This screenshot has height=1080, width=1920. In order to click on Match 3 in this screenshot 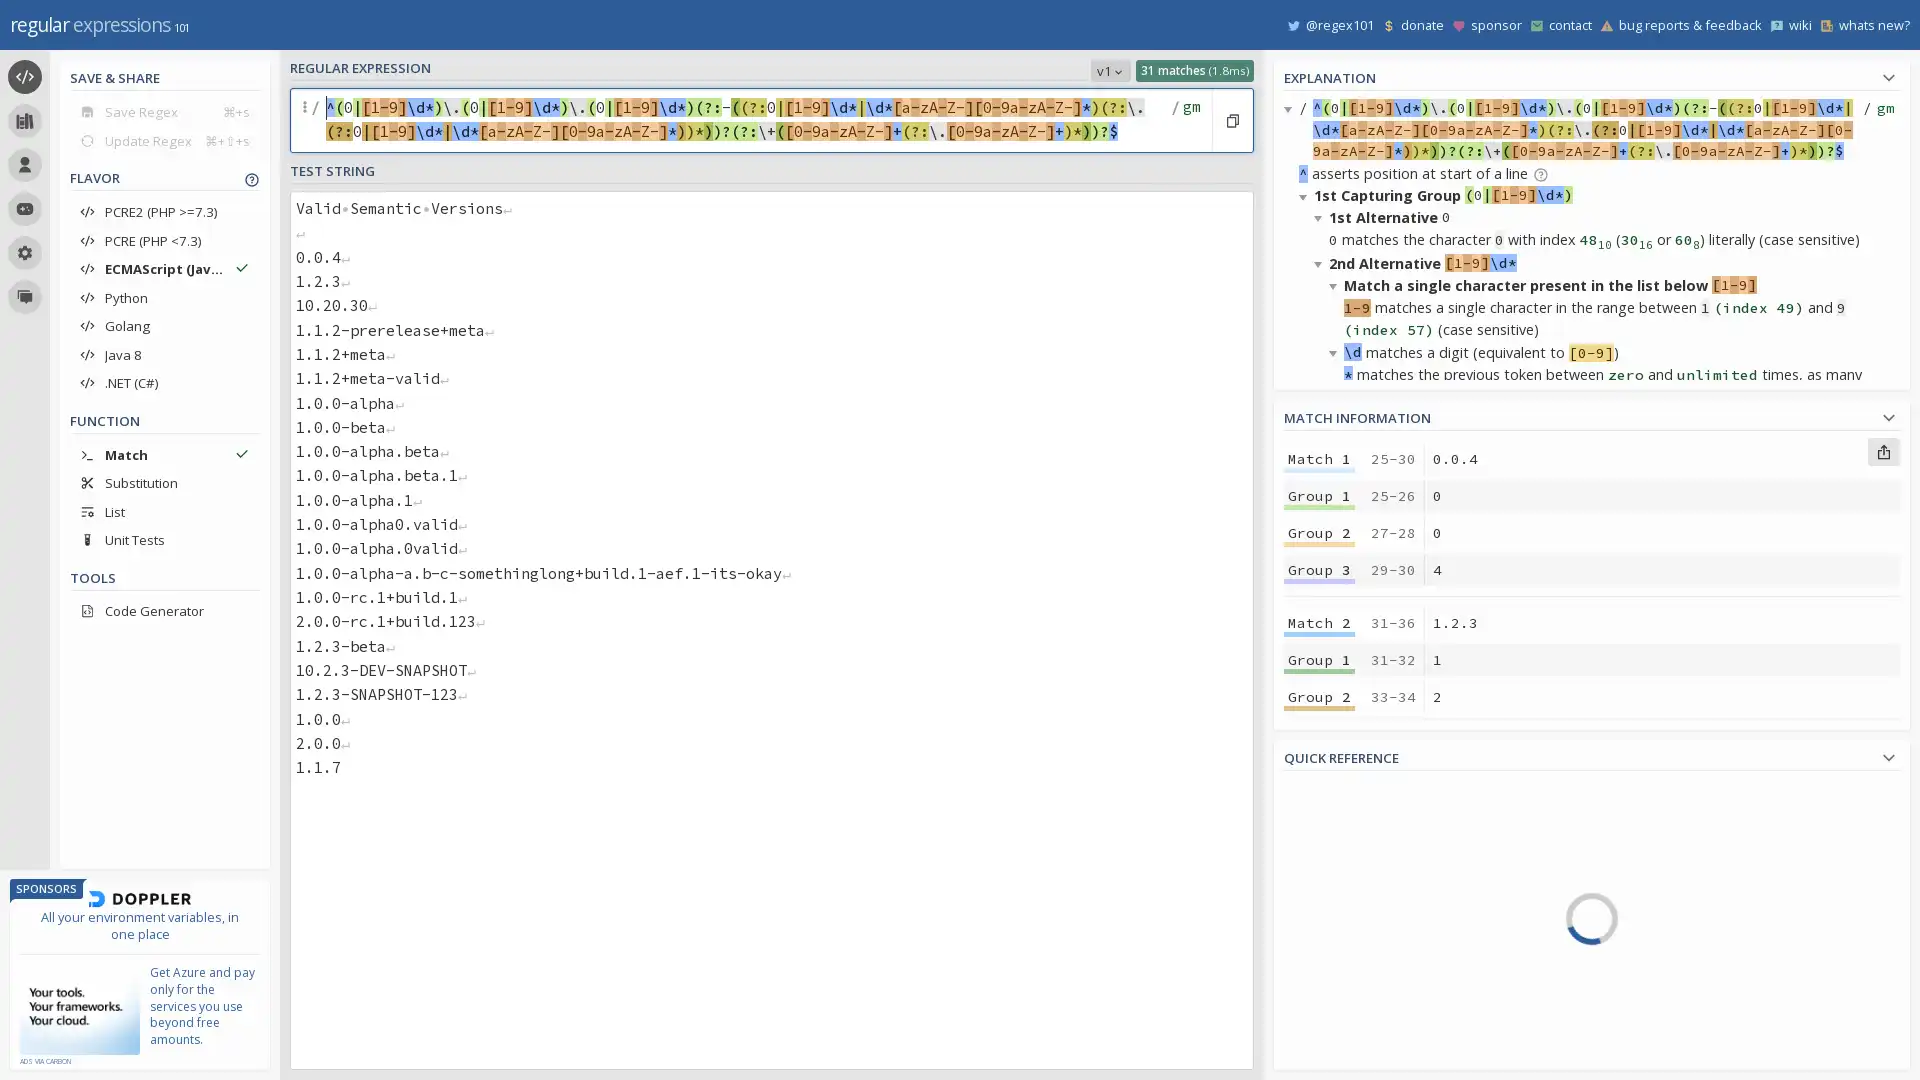, I will do `click(1319, 785)`.